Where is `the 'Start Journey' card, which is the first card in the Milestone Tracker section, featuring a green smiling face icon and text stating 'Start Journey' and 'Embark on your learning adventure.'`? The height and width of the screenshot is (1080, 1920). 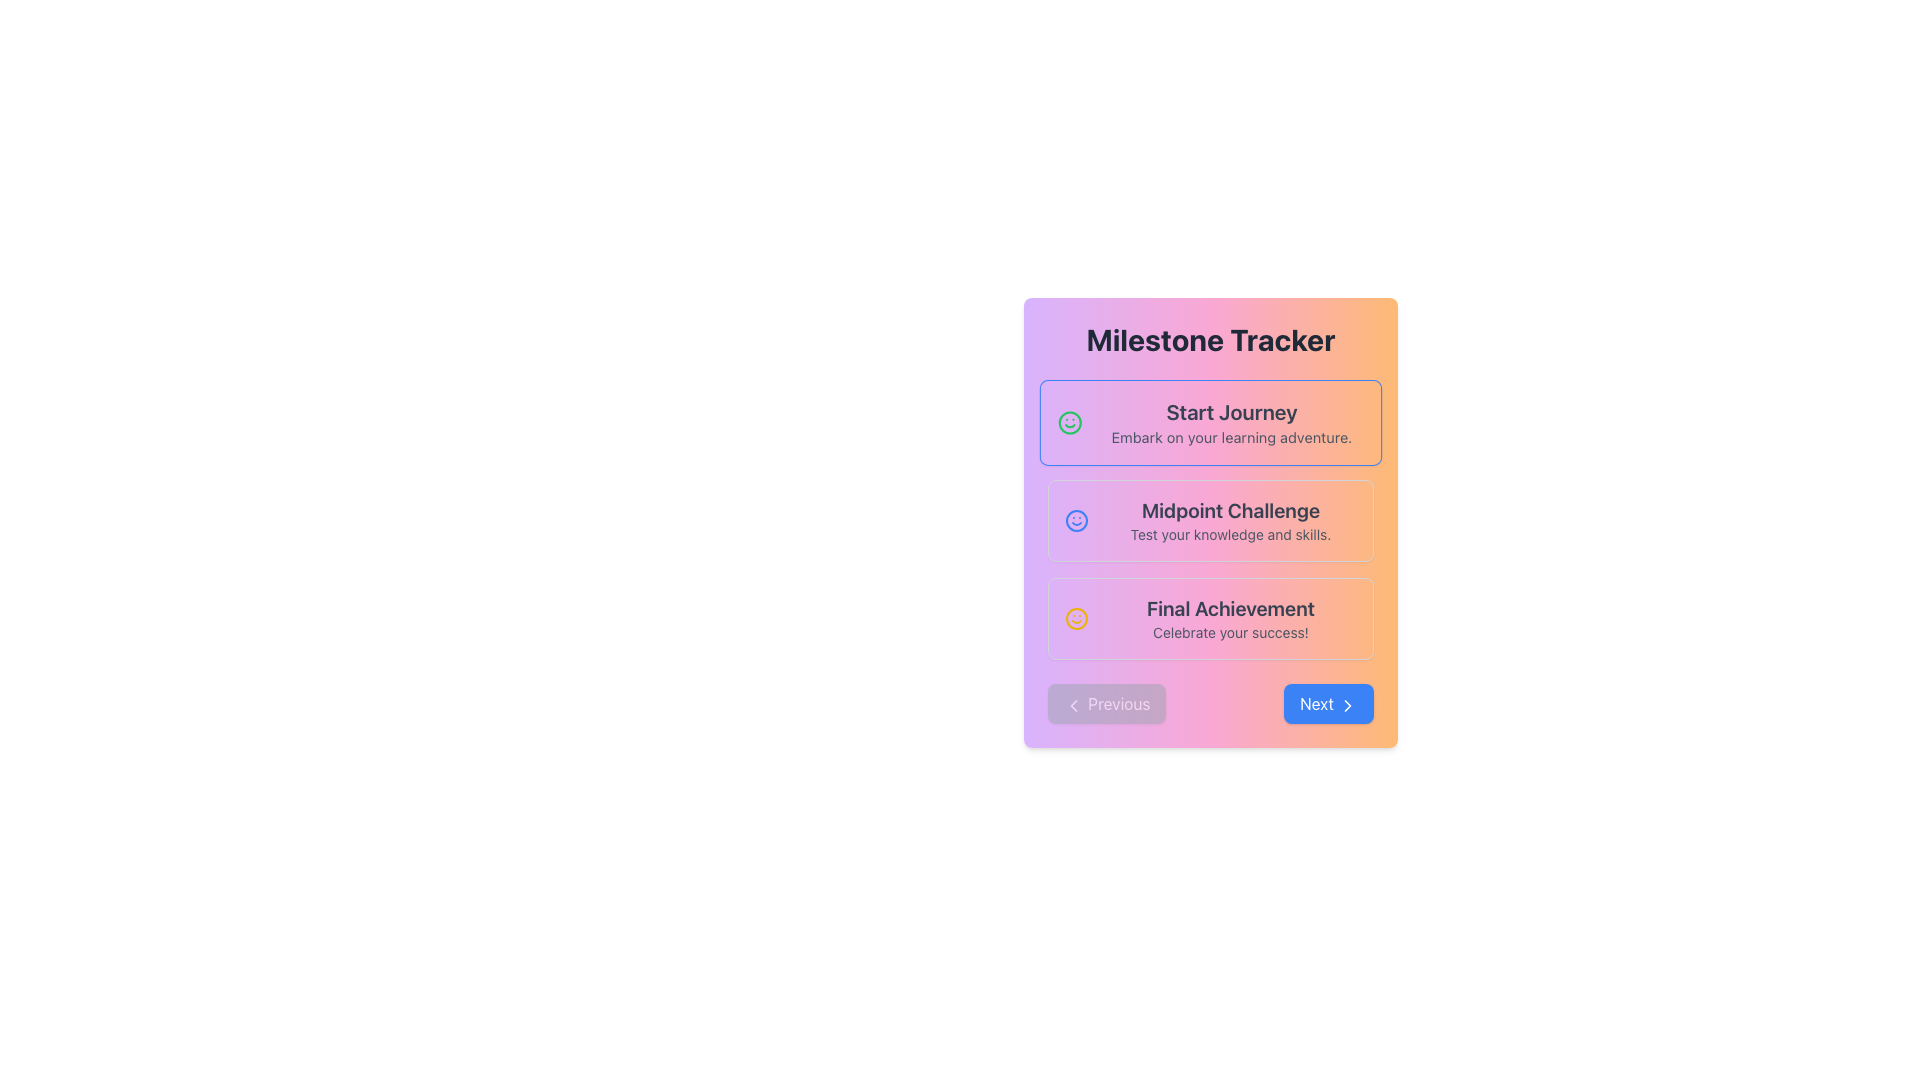
the 'Start Journey' card, which is the first card in the Milestone Tracker section, featuring a green smiling face icon and text stating 'Start Journey' and 'Embark on your learning adventure.' is located at coordinates (1209, 422).